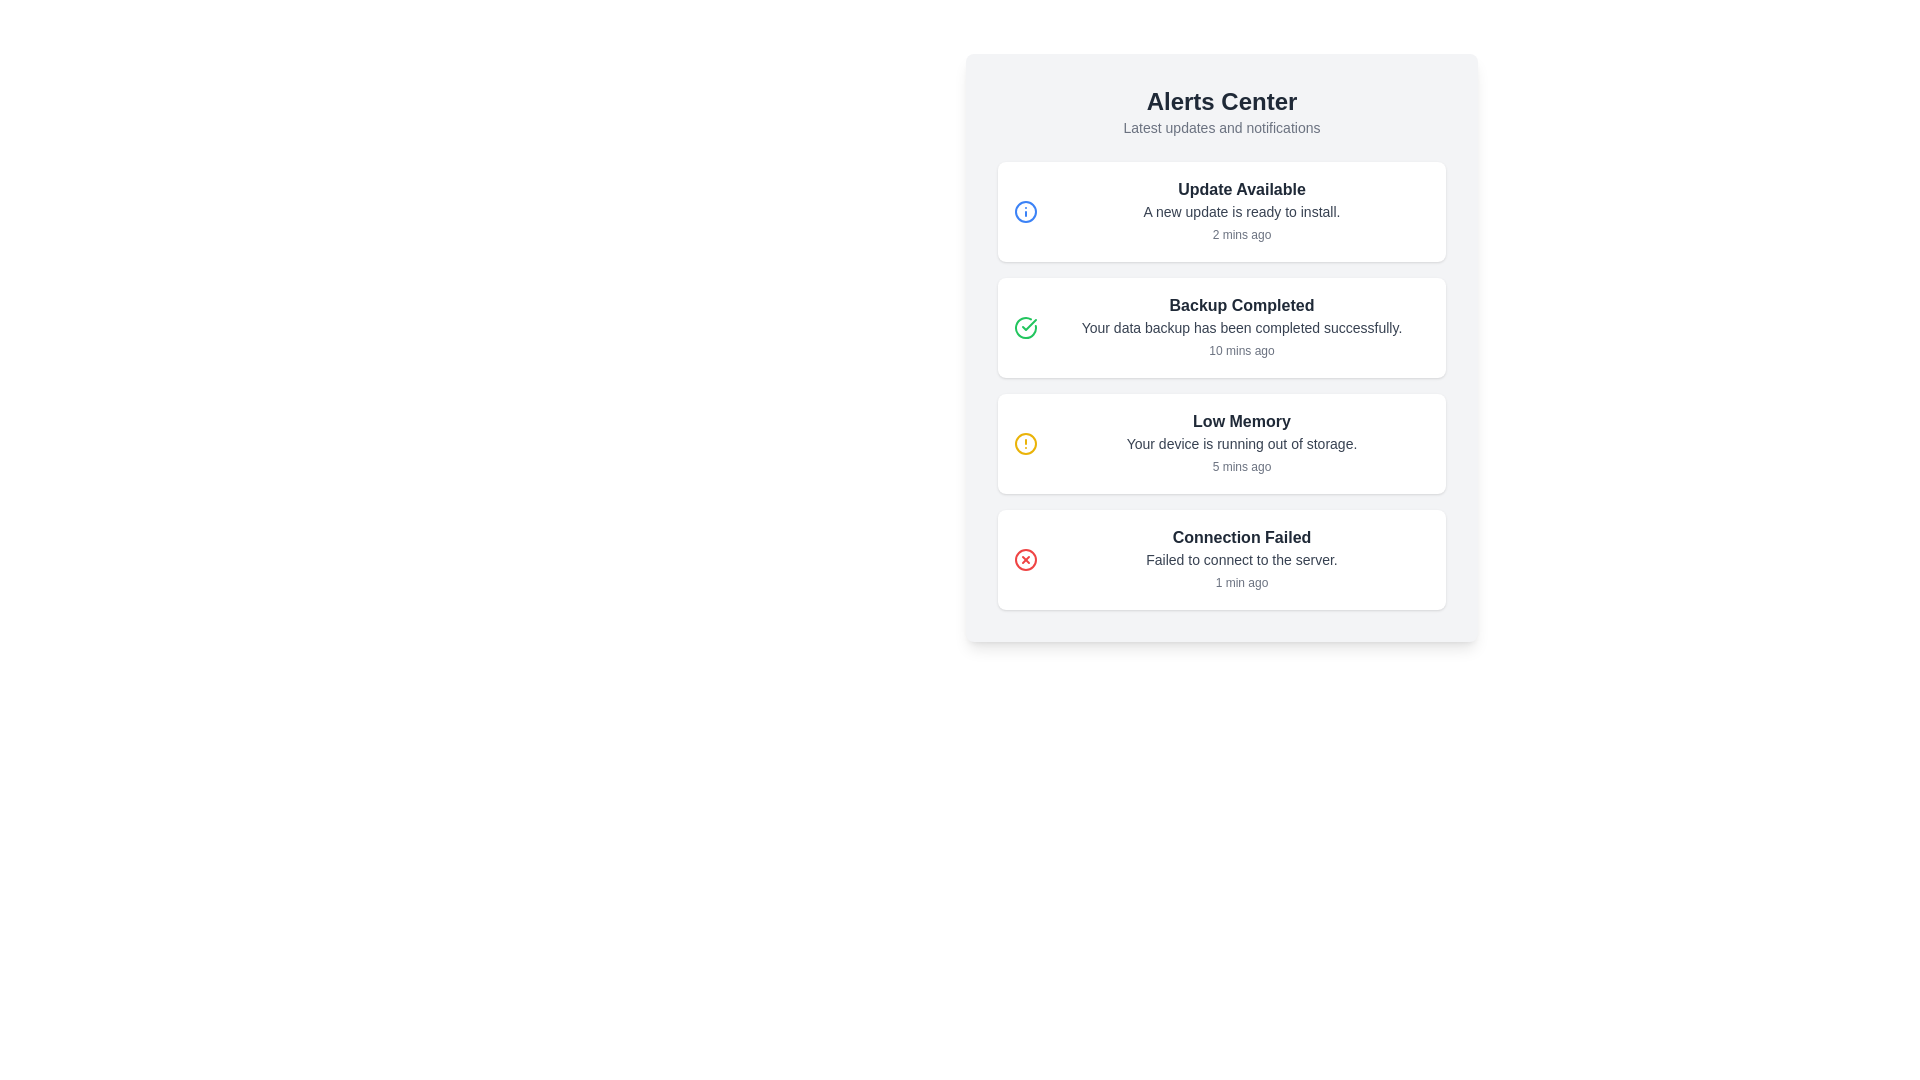  What do you see at coordinates (1026, 559) in the screenshot?
I see `the red circular icon with a cross symbol in the 'Connection Failed' notification card, which is the fourth notification from the top in the notification list` at bounding box center [1026, 559].